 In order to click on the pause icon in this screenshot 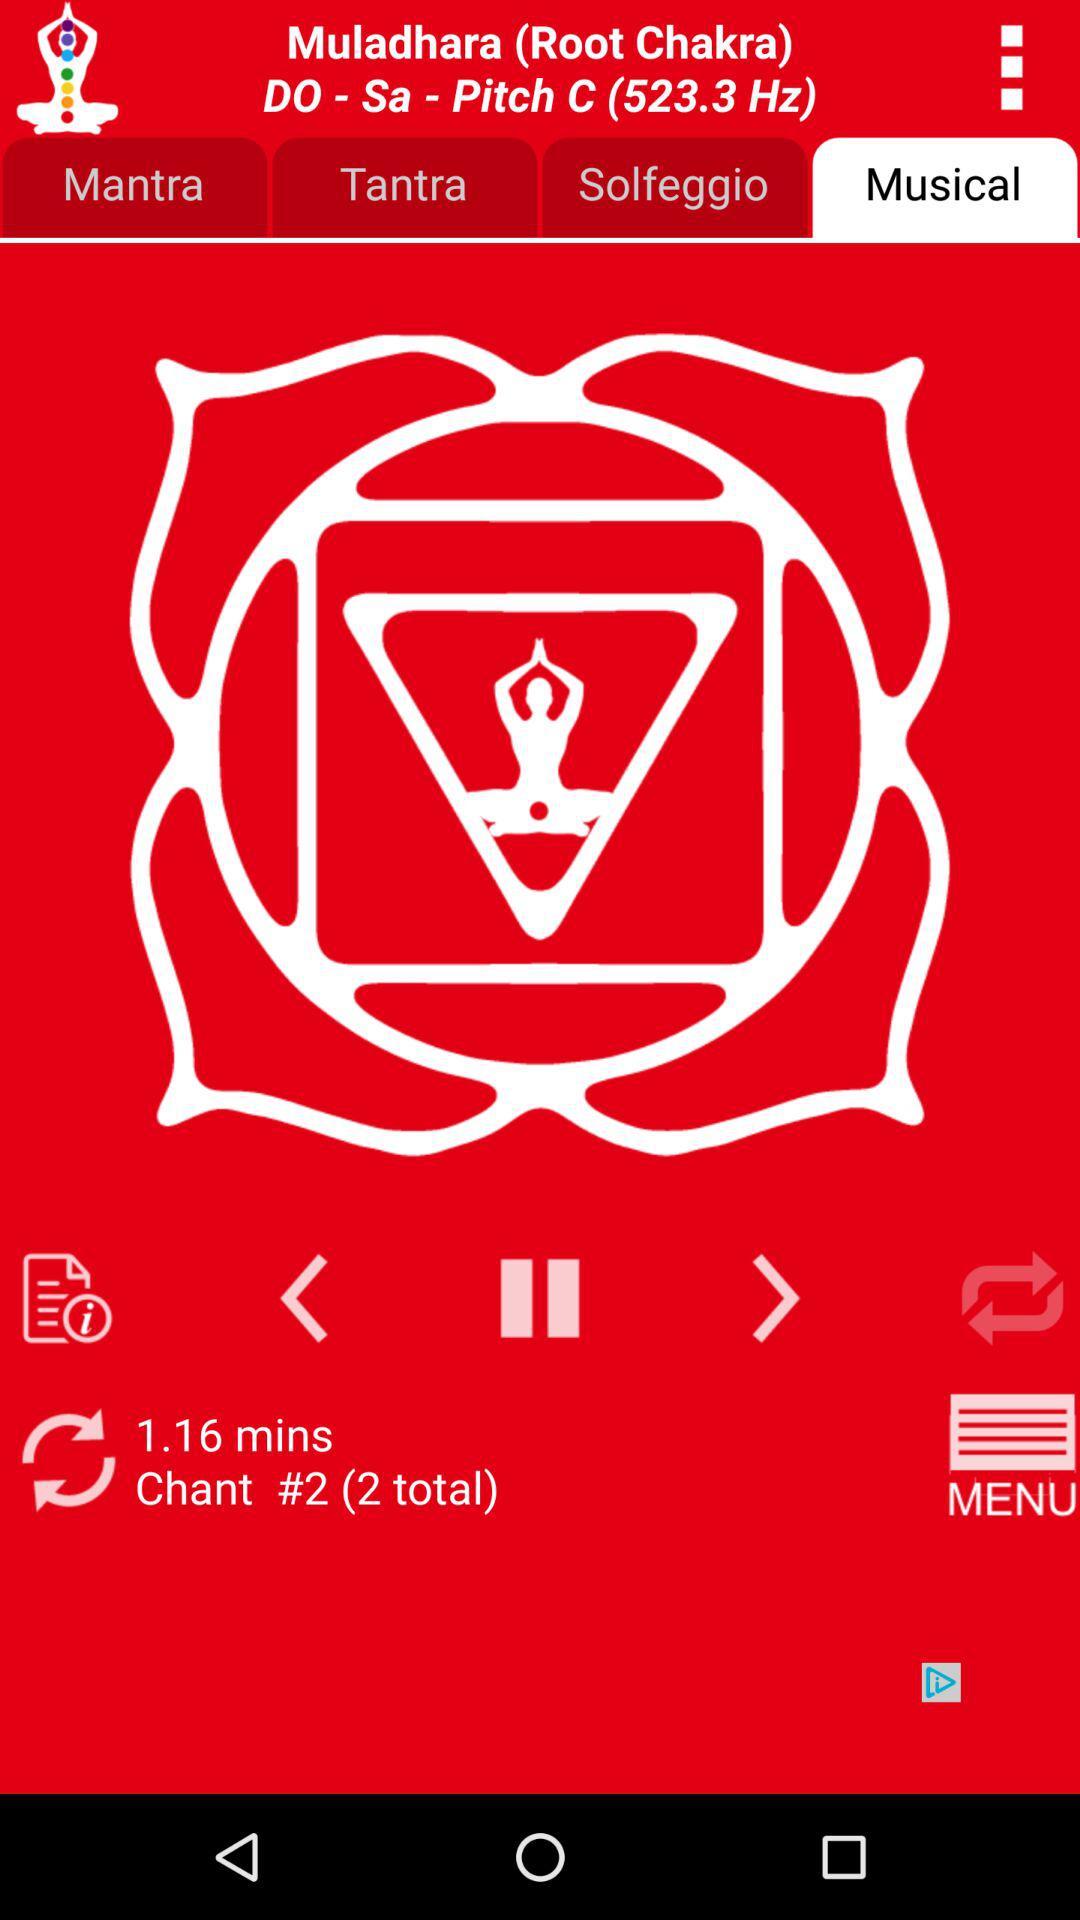, I will do `click(540, 1388)`.